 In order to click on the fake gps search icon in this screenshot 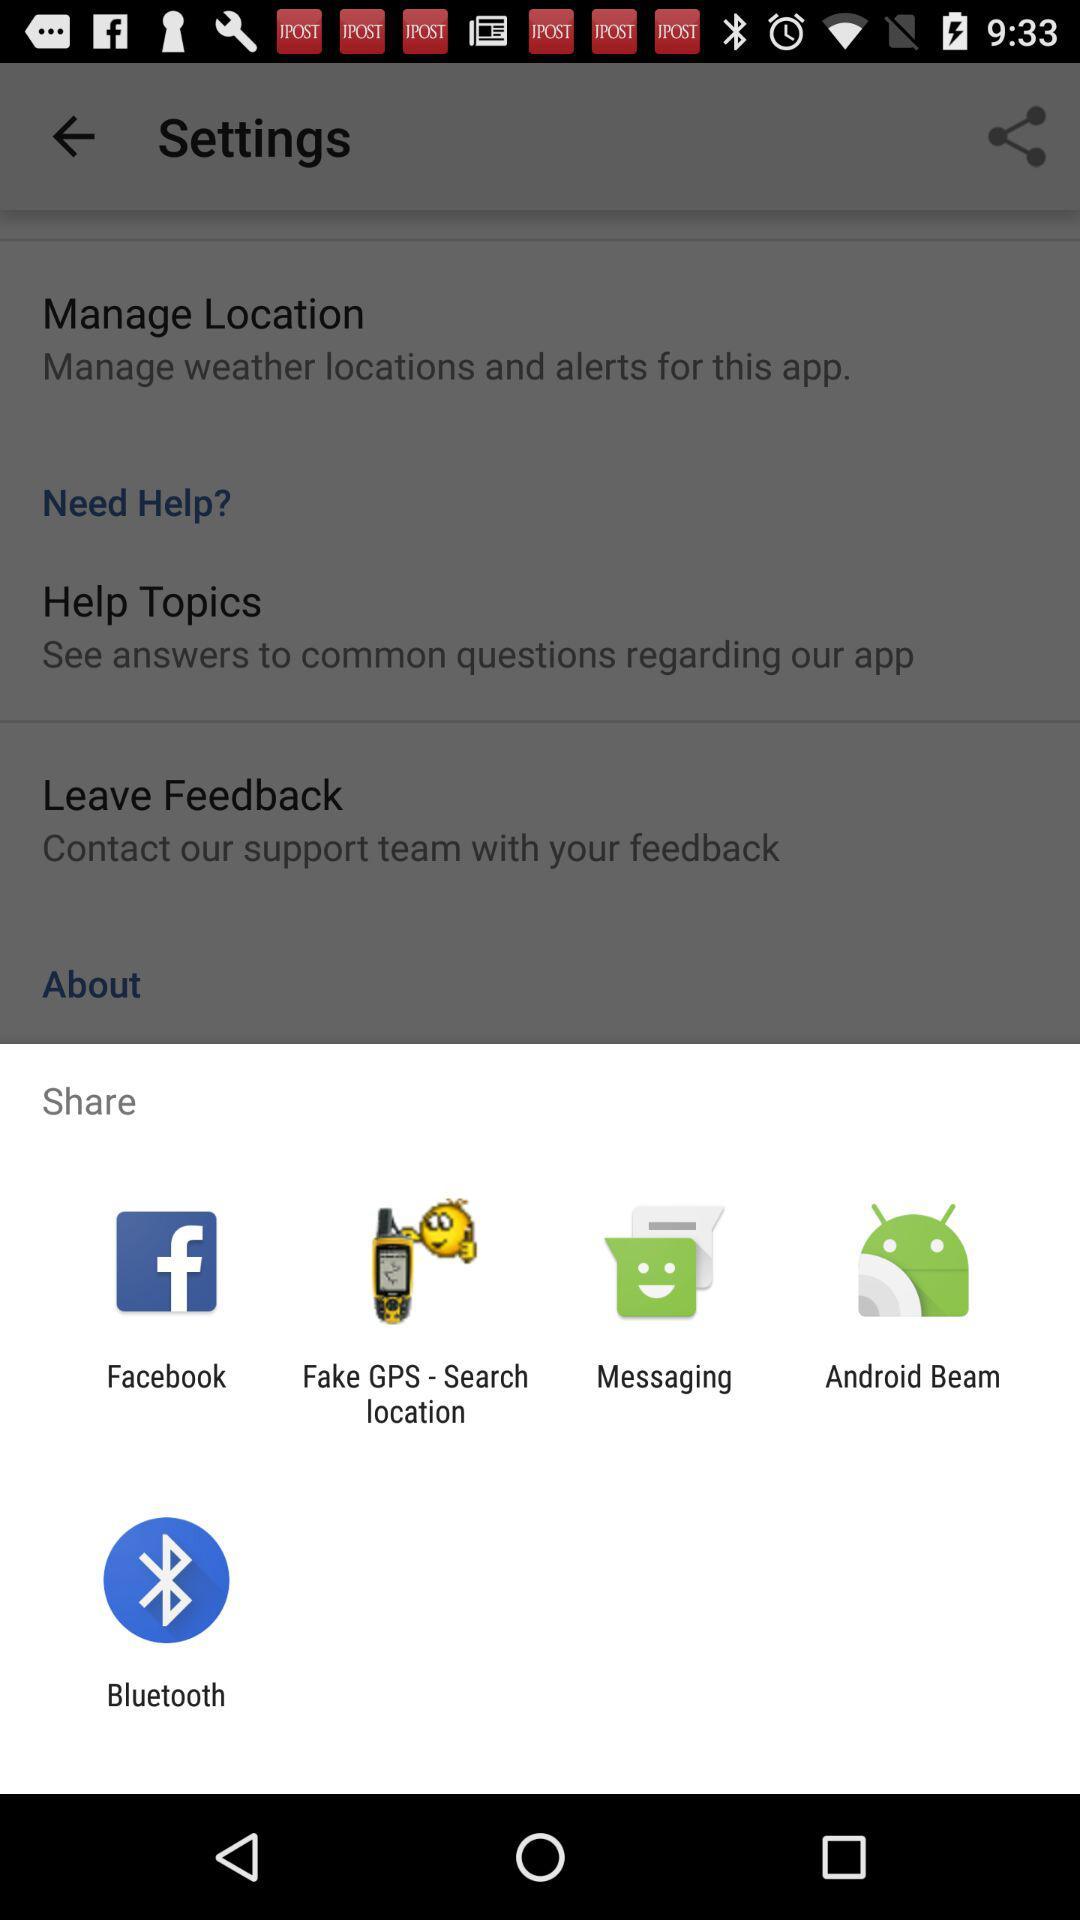, I will do `click(414, 1392)`.